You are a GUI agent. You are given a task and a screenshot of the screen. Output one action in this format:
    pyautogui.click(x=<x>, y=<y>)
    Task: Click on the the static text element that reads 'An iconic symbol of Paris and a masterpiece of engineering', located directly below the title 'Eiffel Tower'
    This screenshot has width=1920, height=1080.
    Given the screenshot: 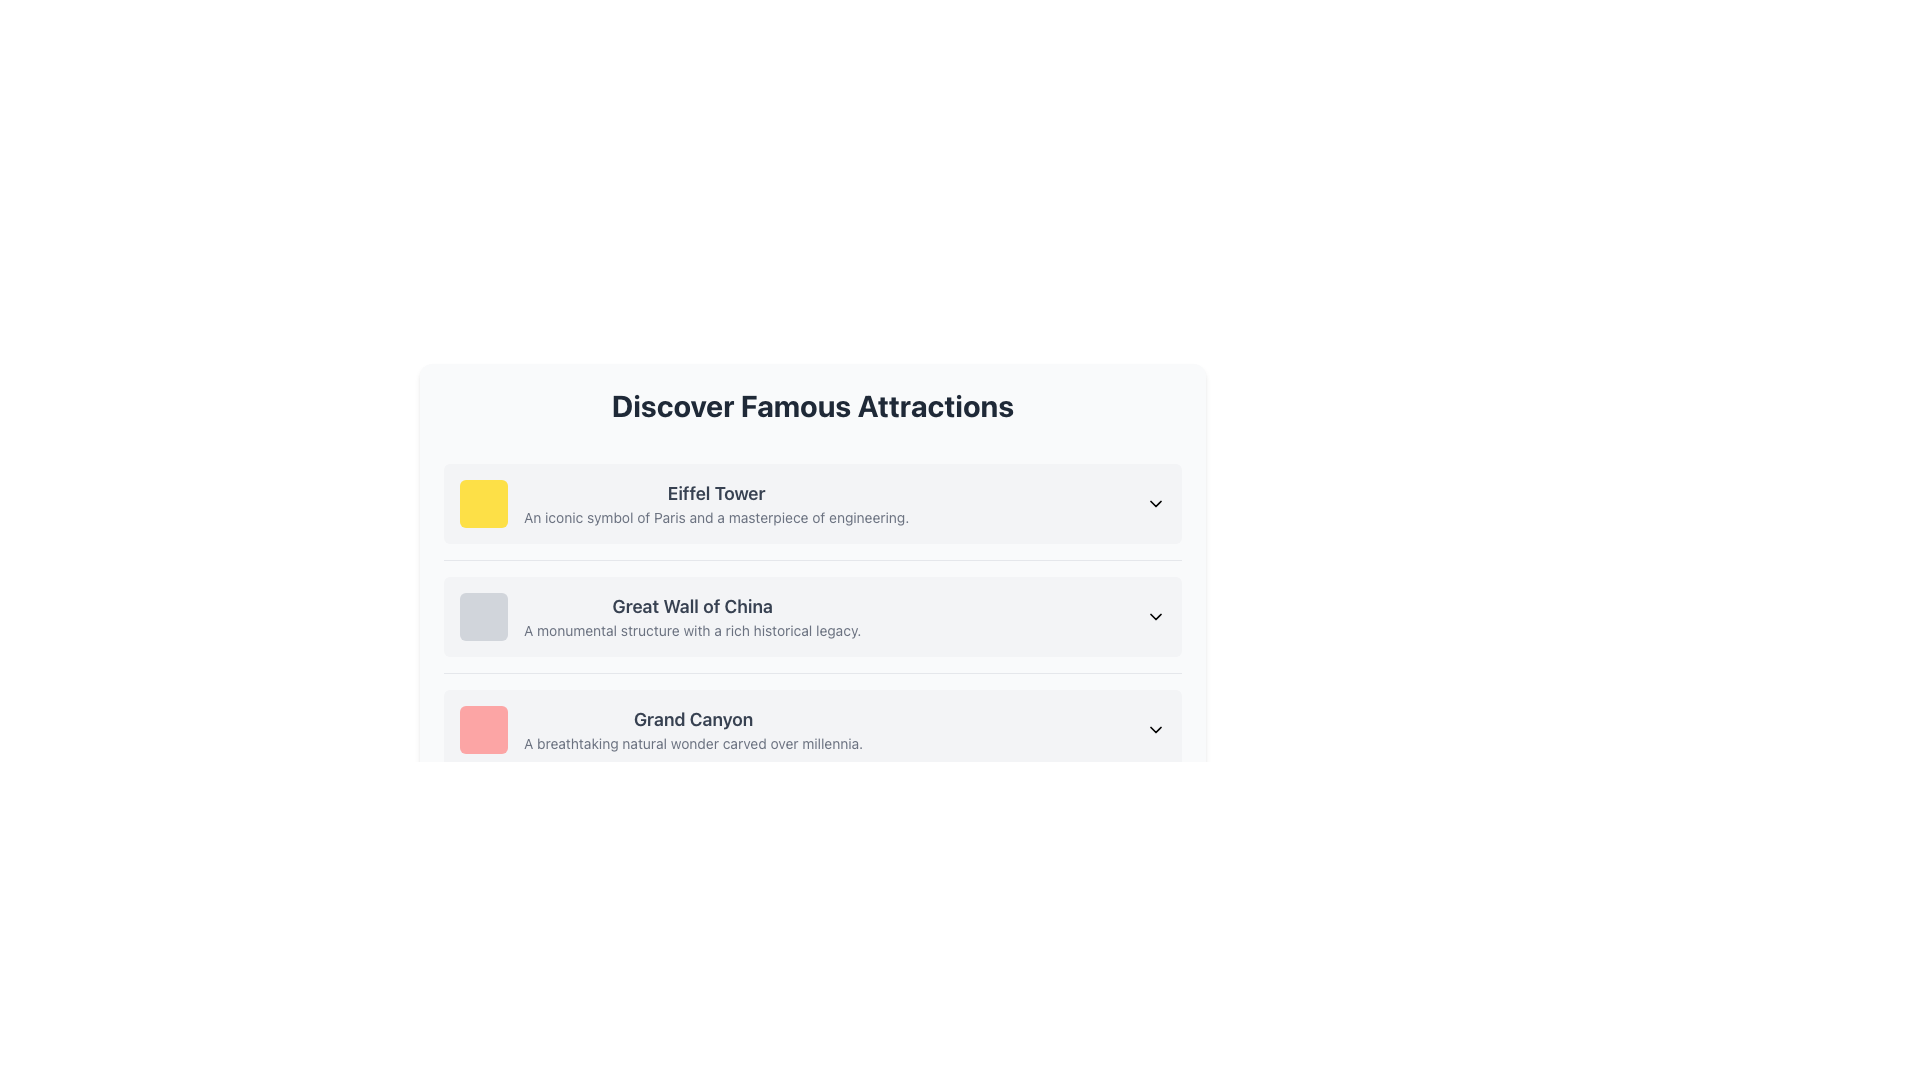 What is the action you would take?
    pyautogui.click(x=716, y=516)
    